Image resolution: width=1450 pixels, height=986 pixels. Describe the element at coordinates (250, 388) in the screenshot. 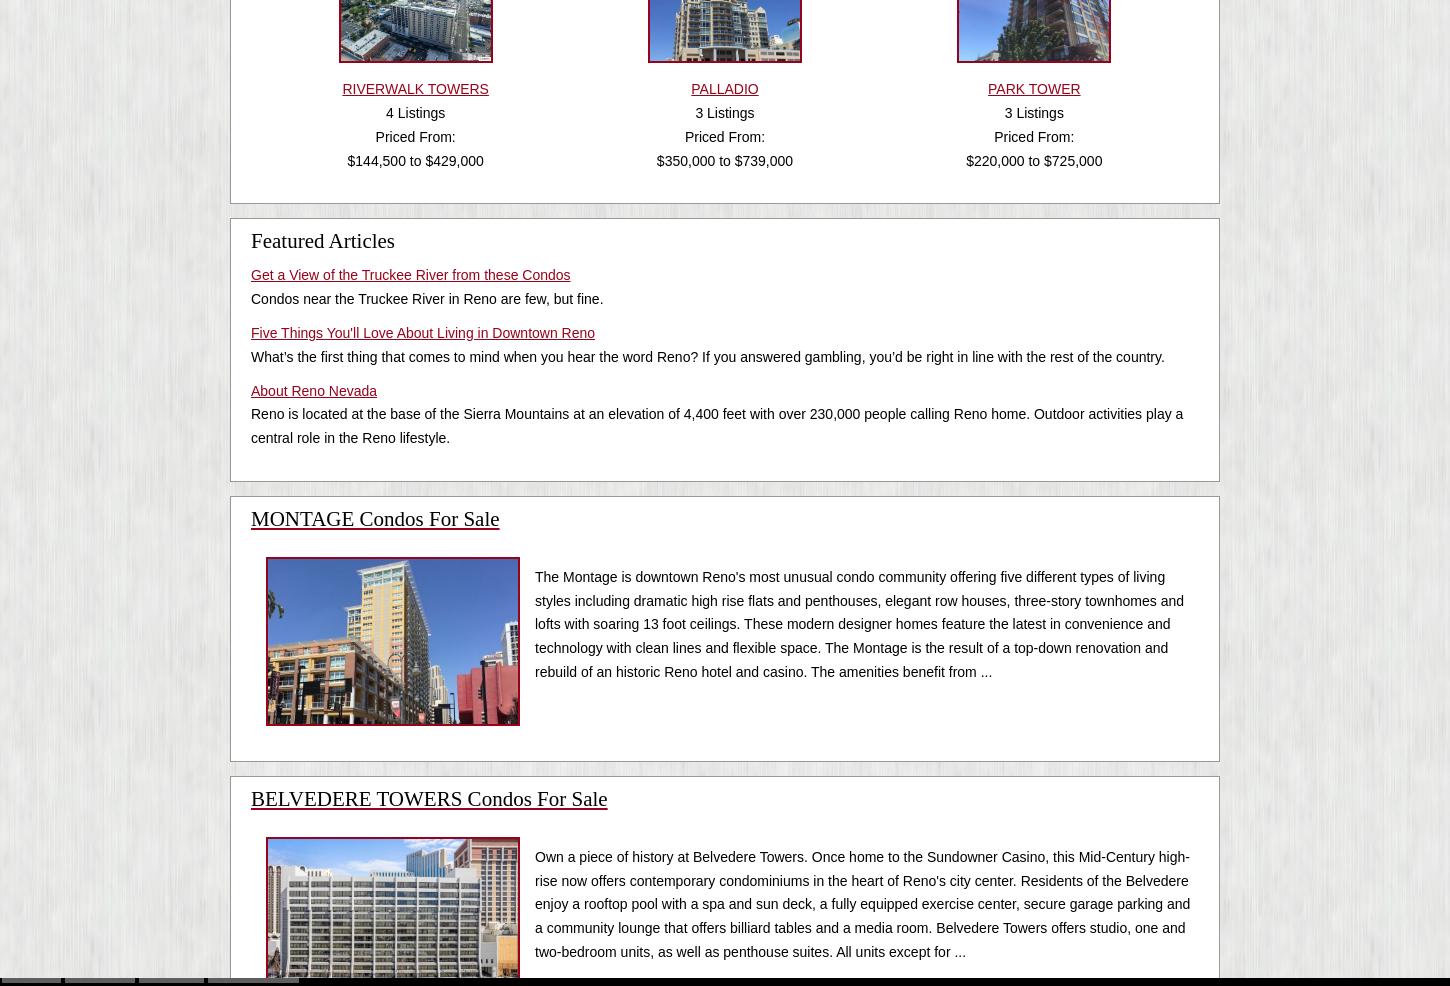

I see `'About Reno Nevada'` at that location.